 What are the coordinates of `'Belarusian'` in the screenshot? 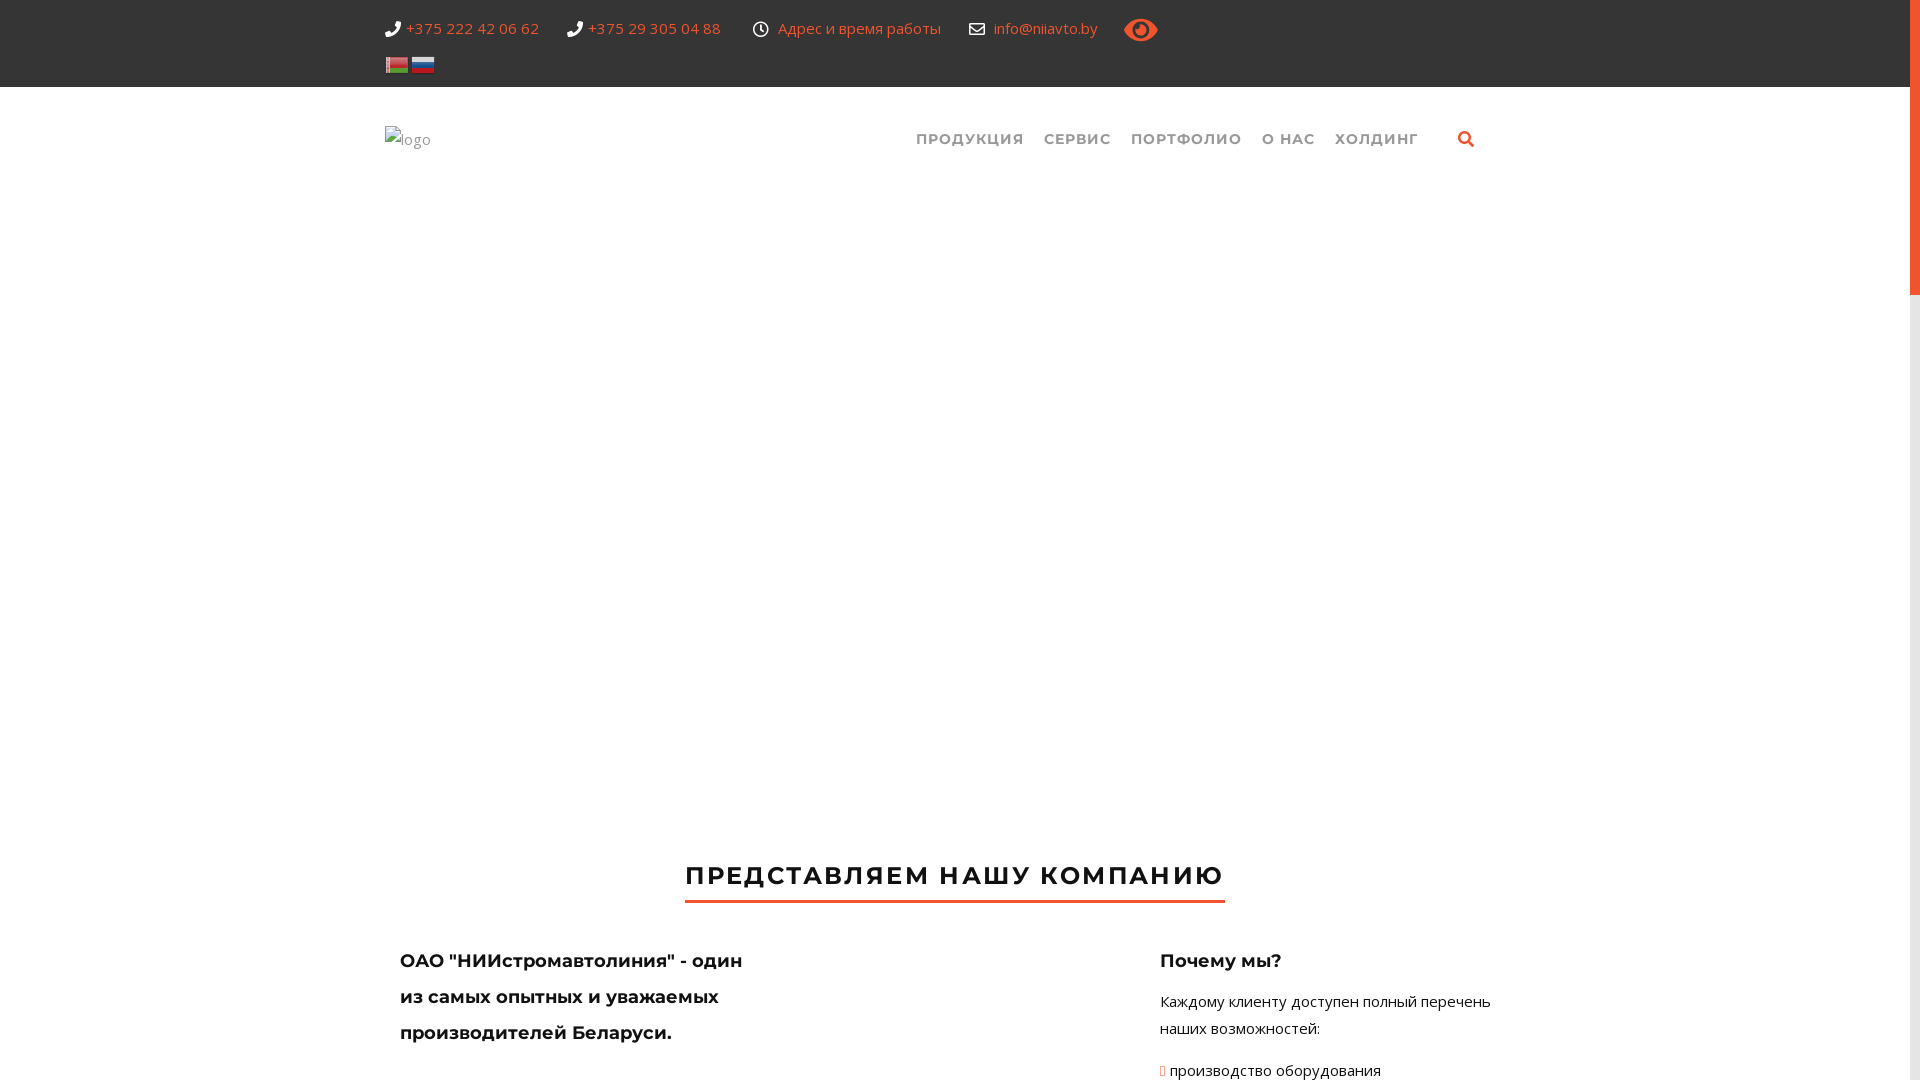 It's located at (384, 61).